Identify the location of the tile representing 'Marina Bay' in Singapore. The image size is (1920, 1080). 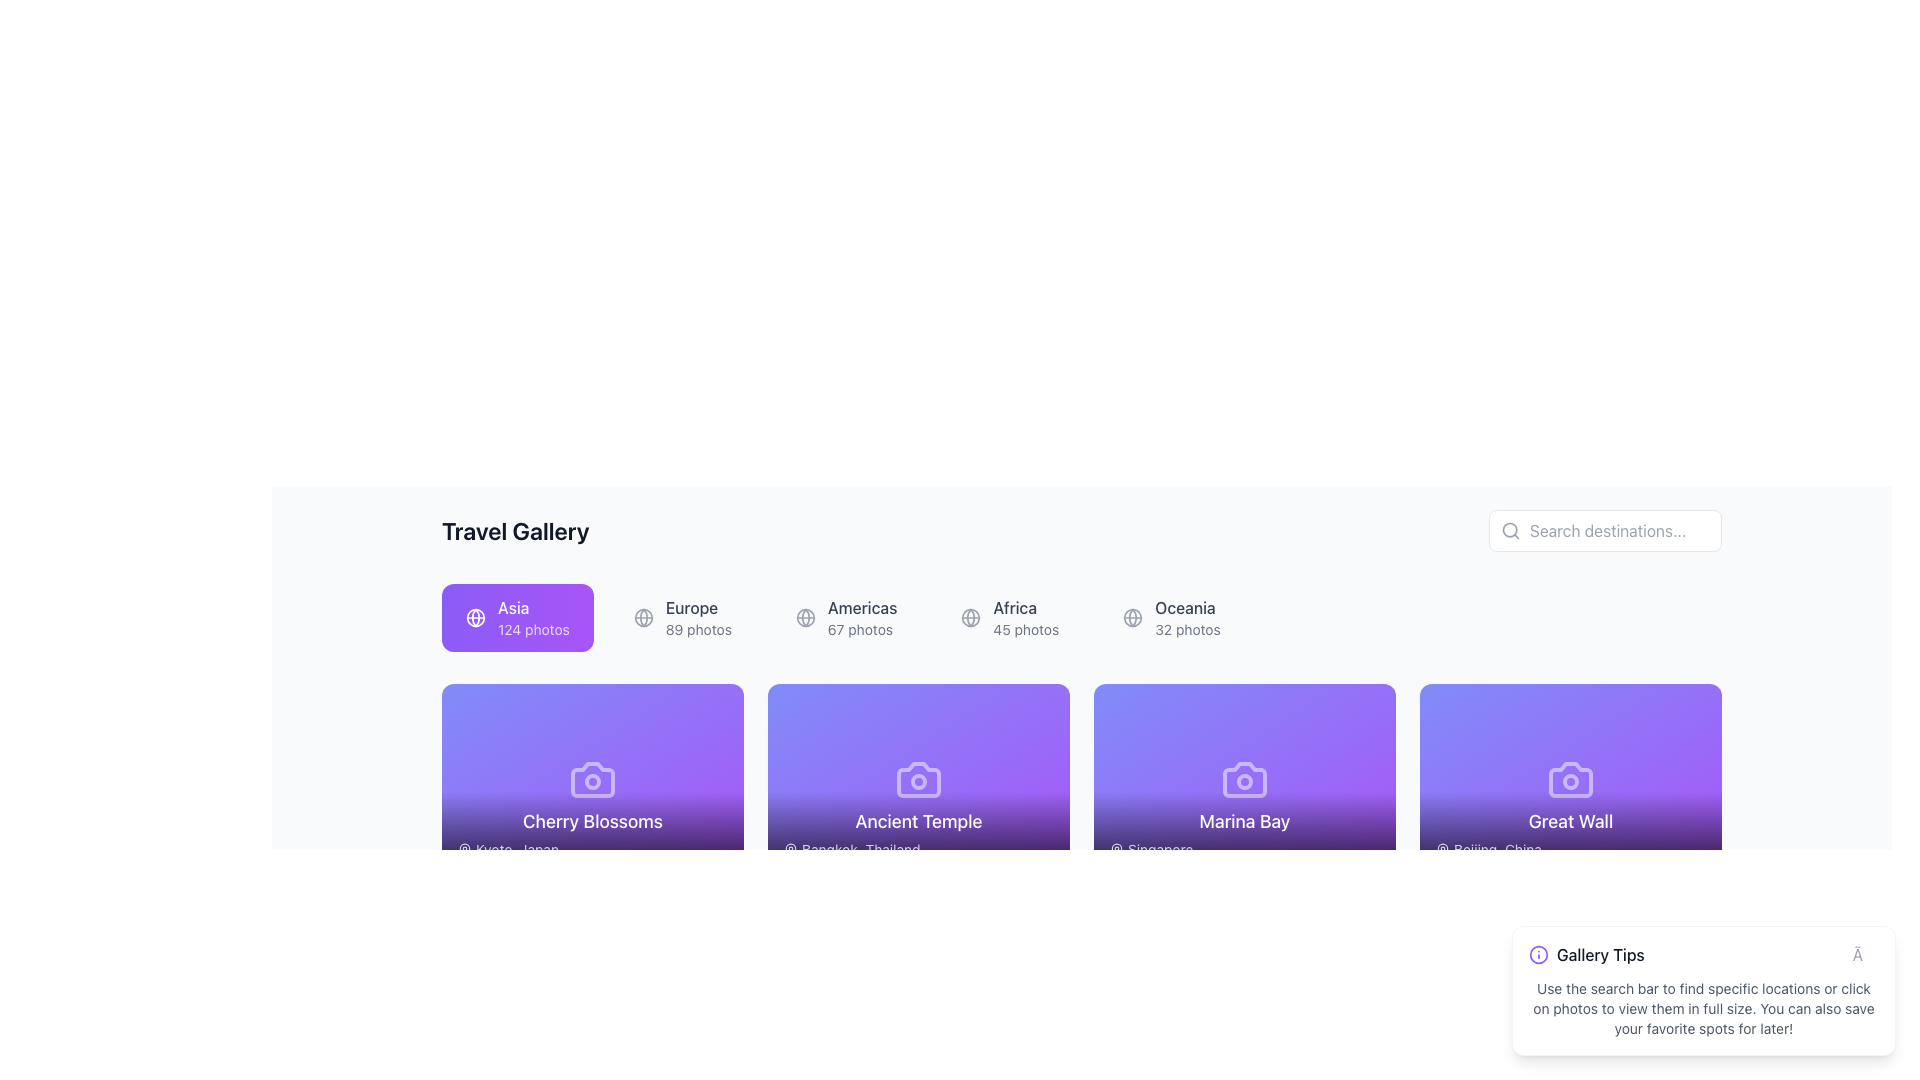
(1243, 778).